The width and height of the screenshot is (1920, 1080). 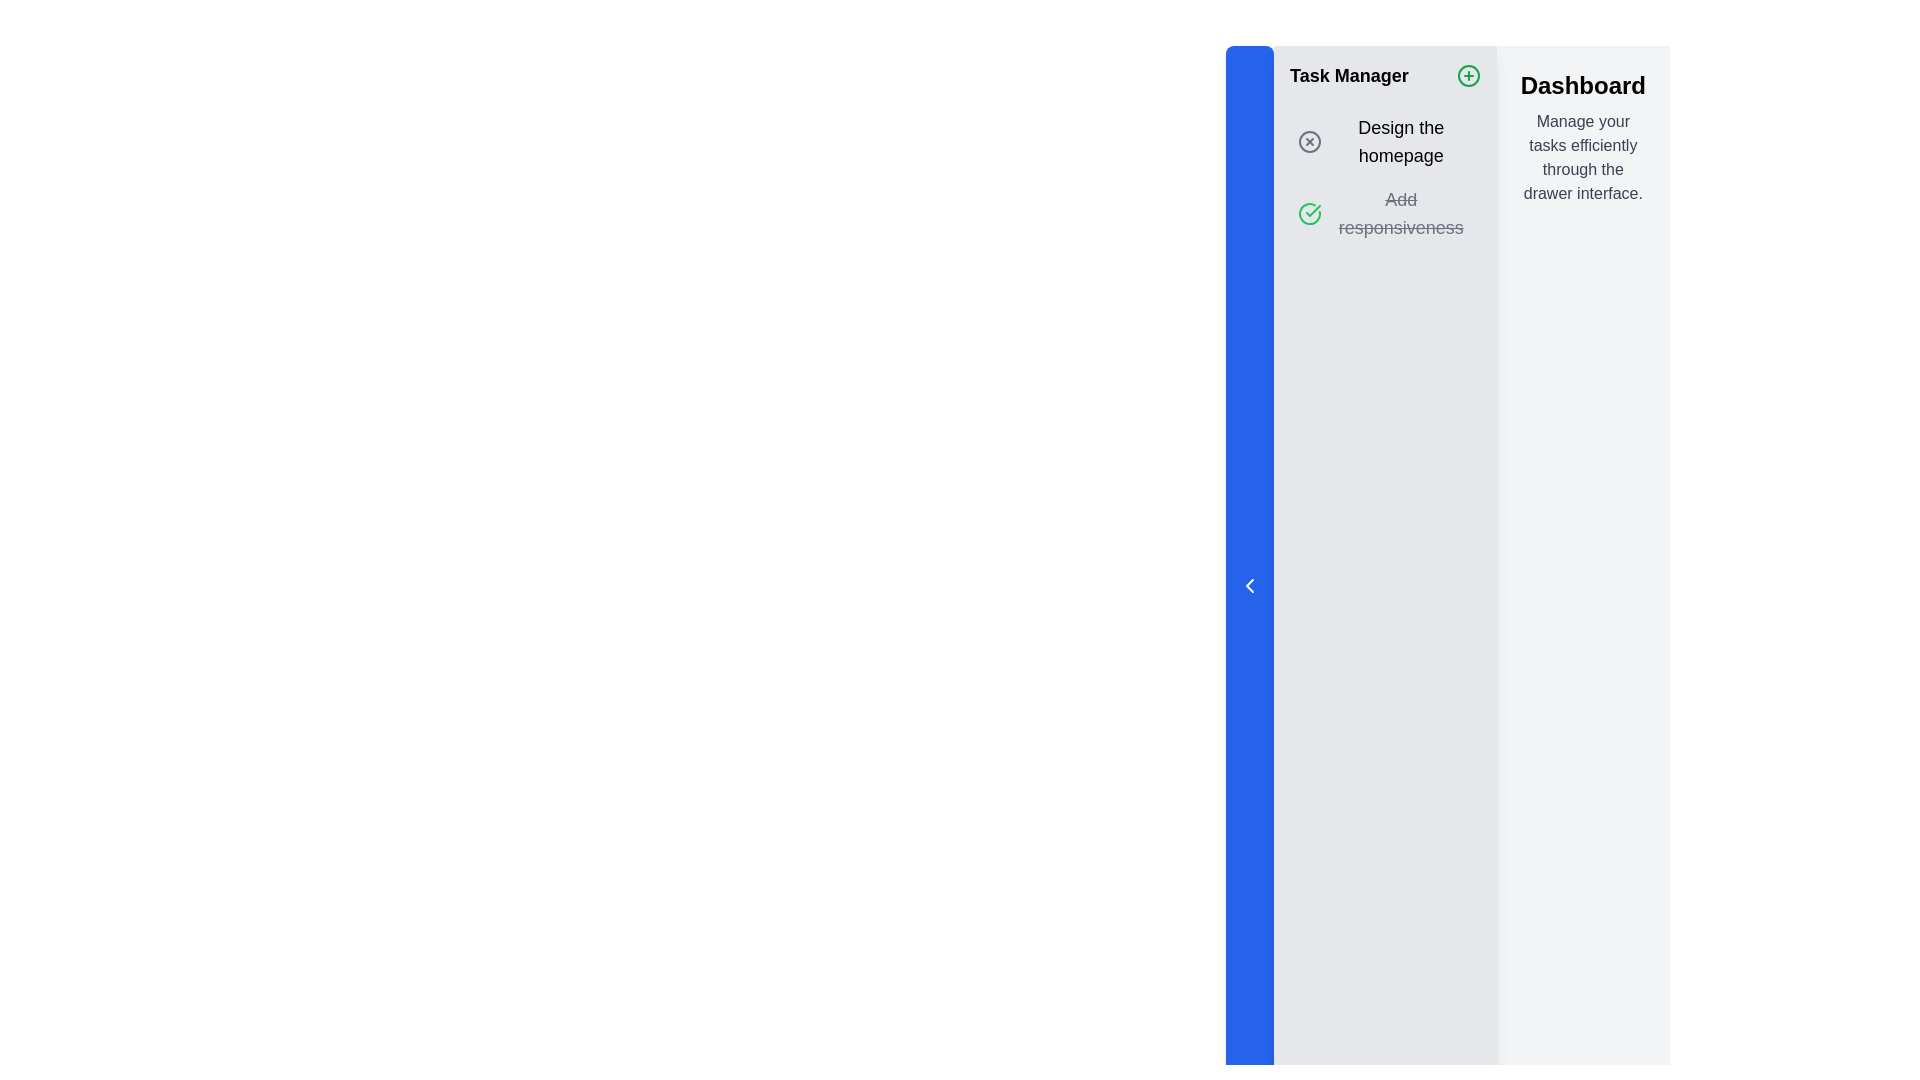 I want to click on the SVG graphic element which is a circle located near the top-right corner of the vertically stacked task list section, so click(x=1468, y=75).